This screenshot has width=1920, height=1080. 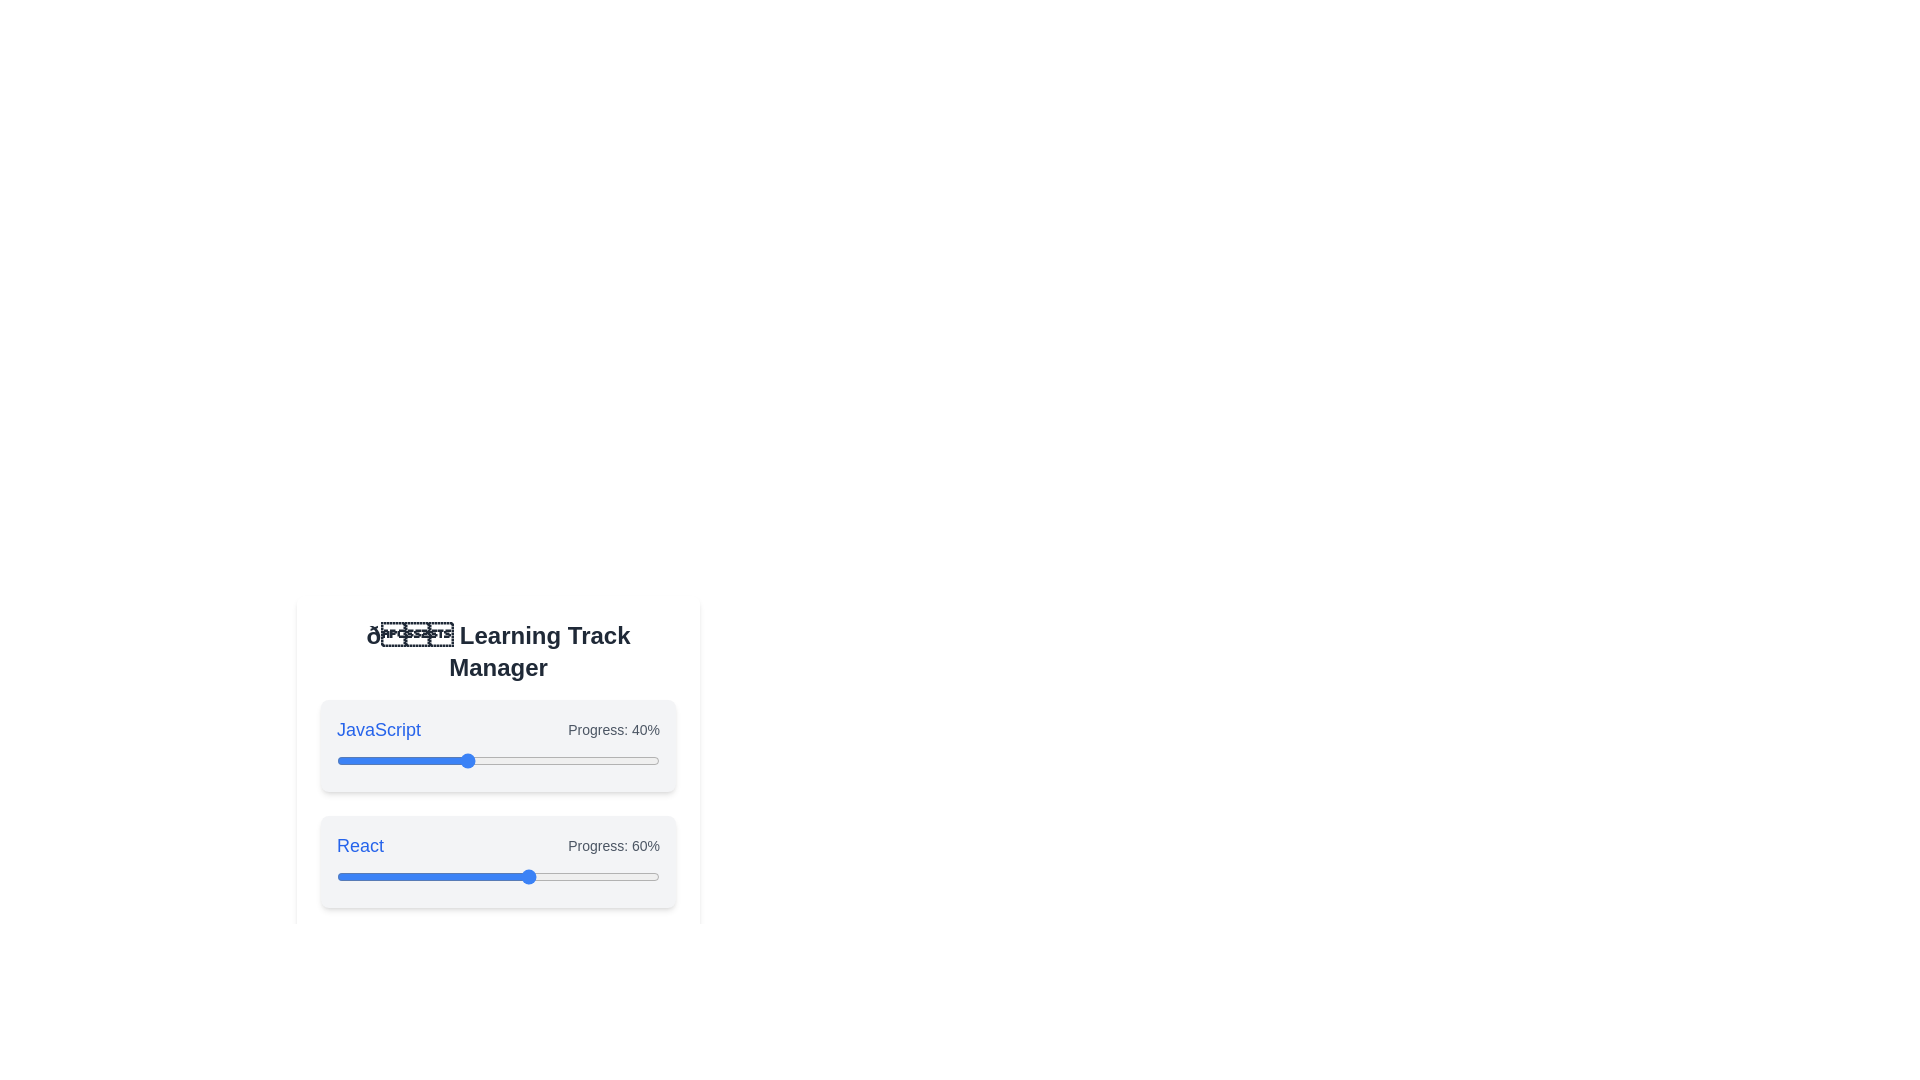 What do you see at coordinates (495, 760) in the screenshot?
I see `the progress for 'JavaScript' track` at bounding box center [495, 760].